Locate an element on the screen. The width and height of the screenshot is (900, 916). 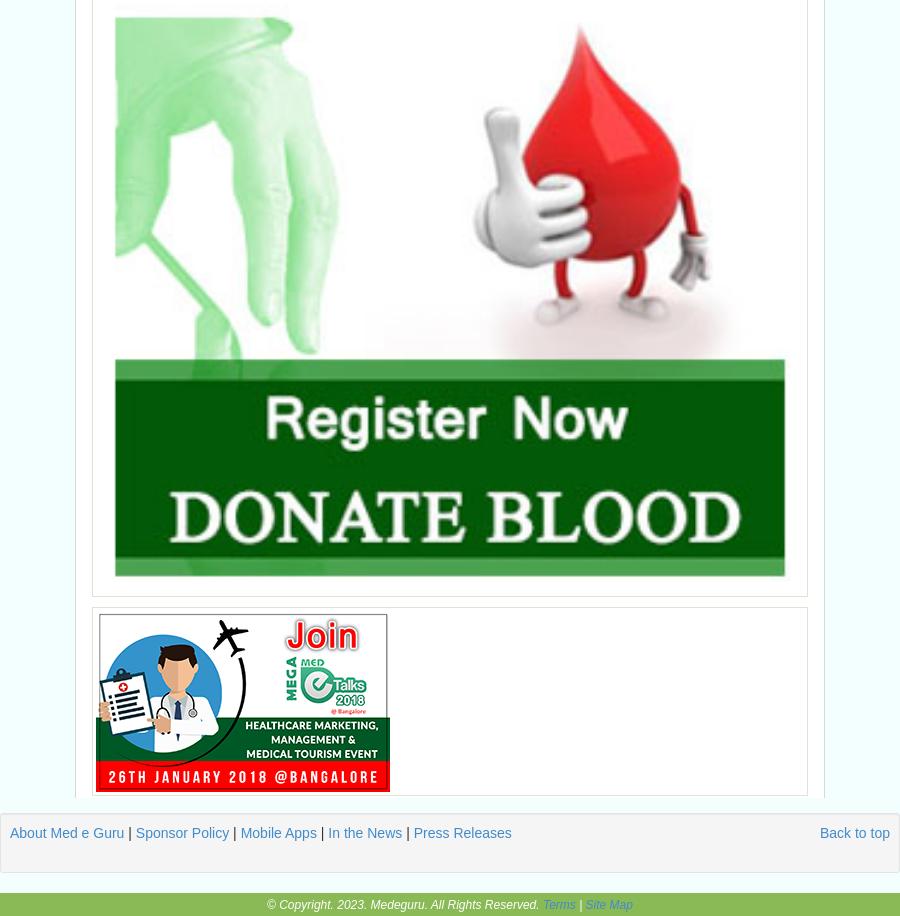
'Mobile Apps' is located at coordinates (277, 832).